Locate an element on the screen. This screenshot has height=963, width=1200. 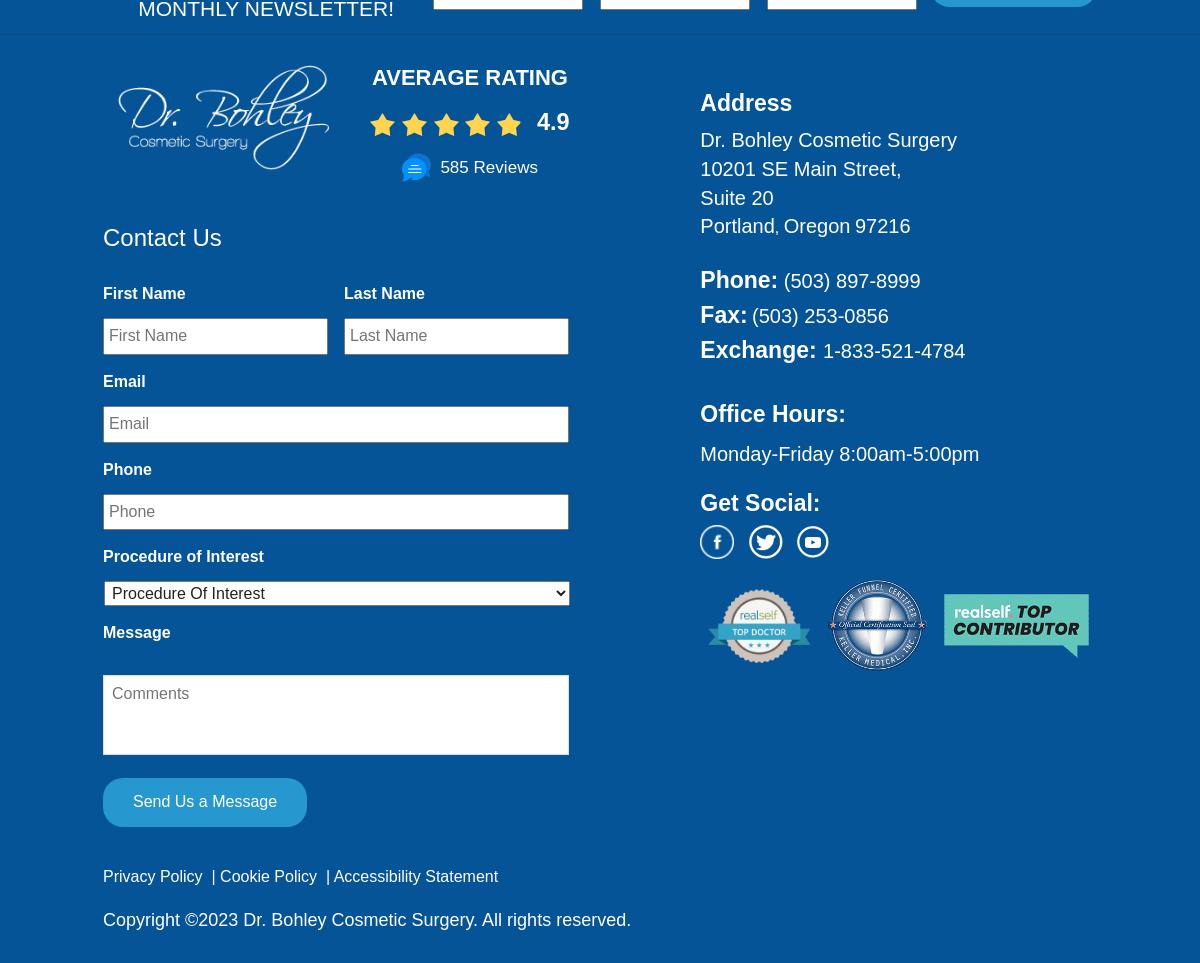
',' is located at coordinates (777, 227).